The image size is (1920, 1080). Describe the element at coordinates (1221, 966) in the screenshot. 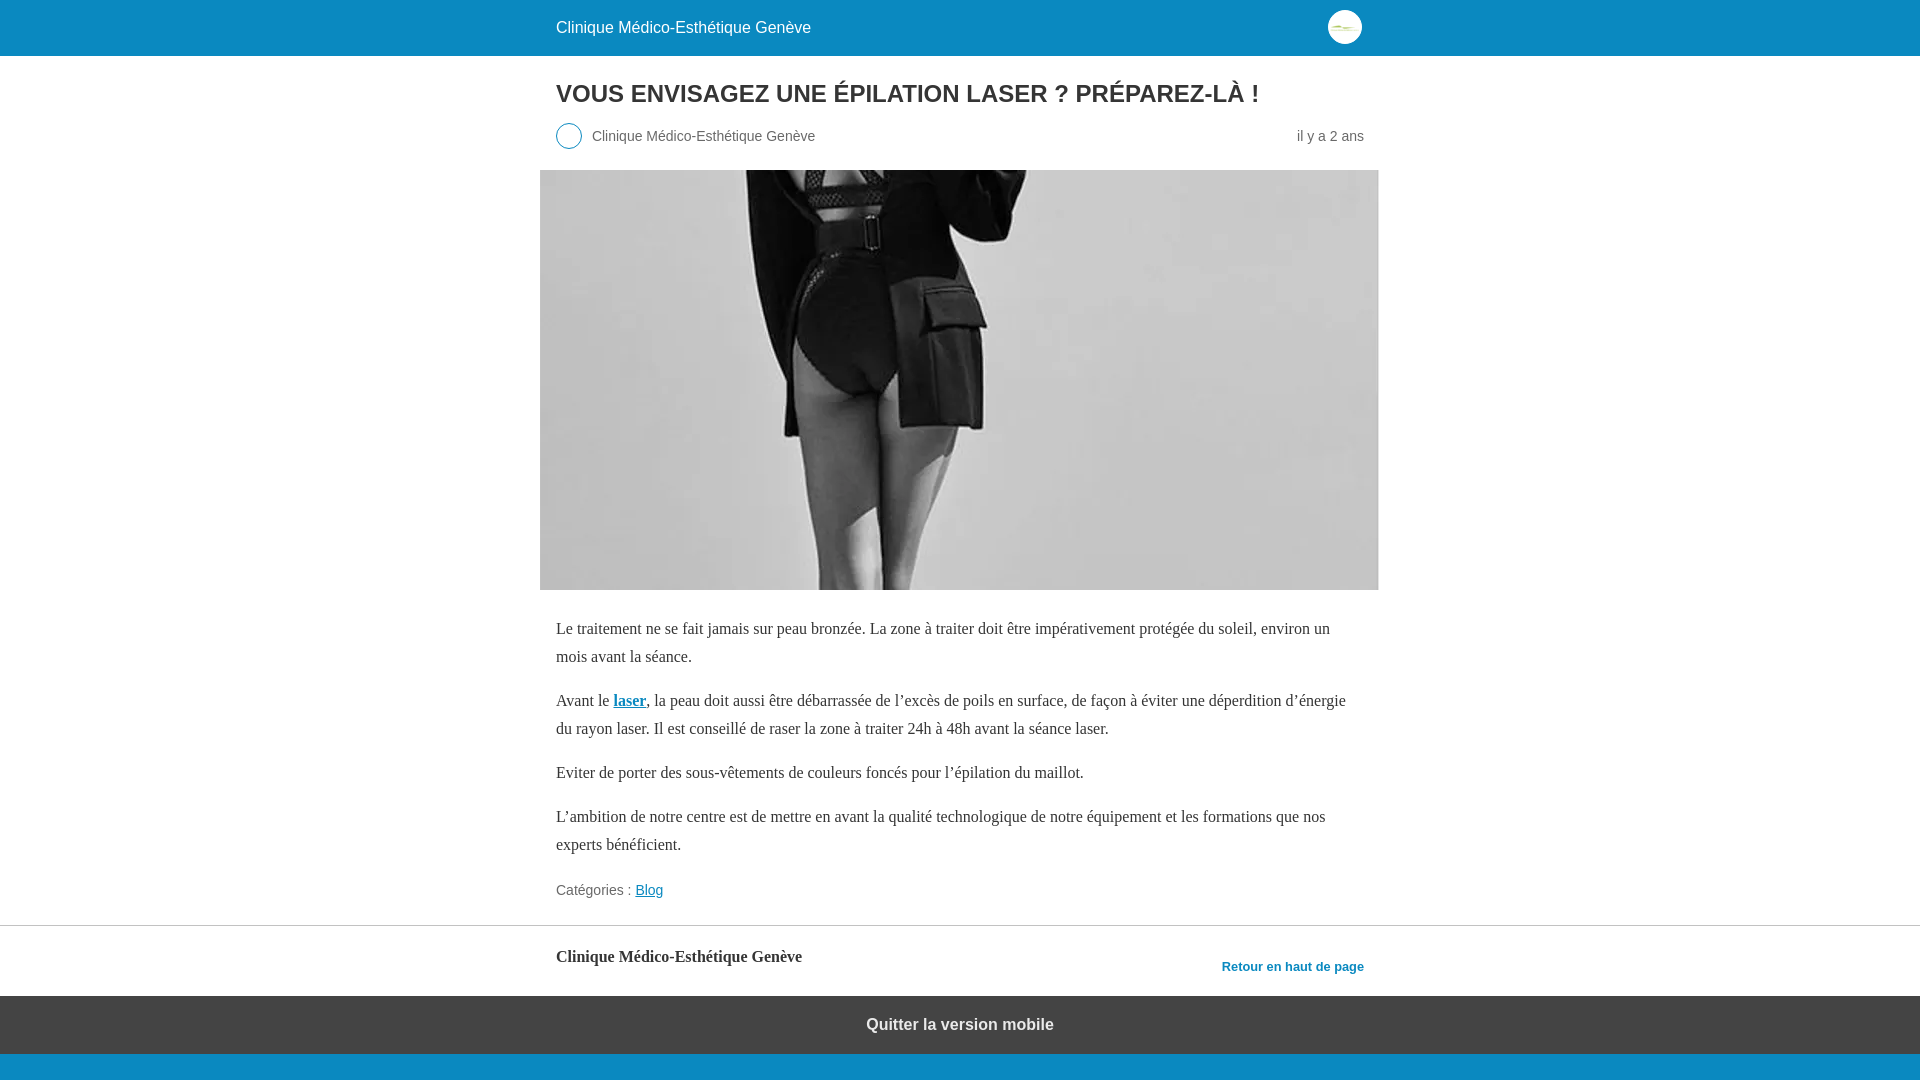

I see `'Retour en haut de page'` at that location.